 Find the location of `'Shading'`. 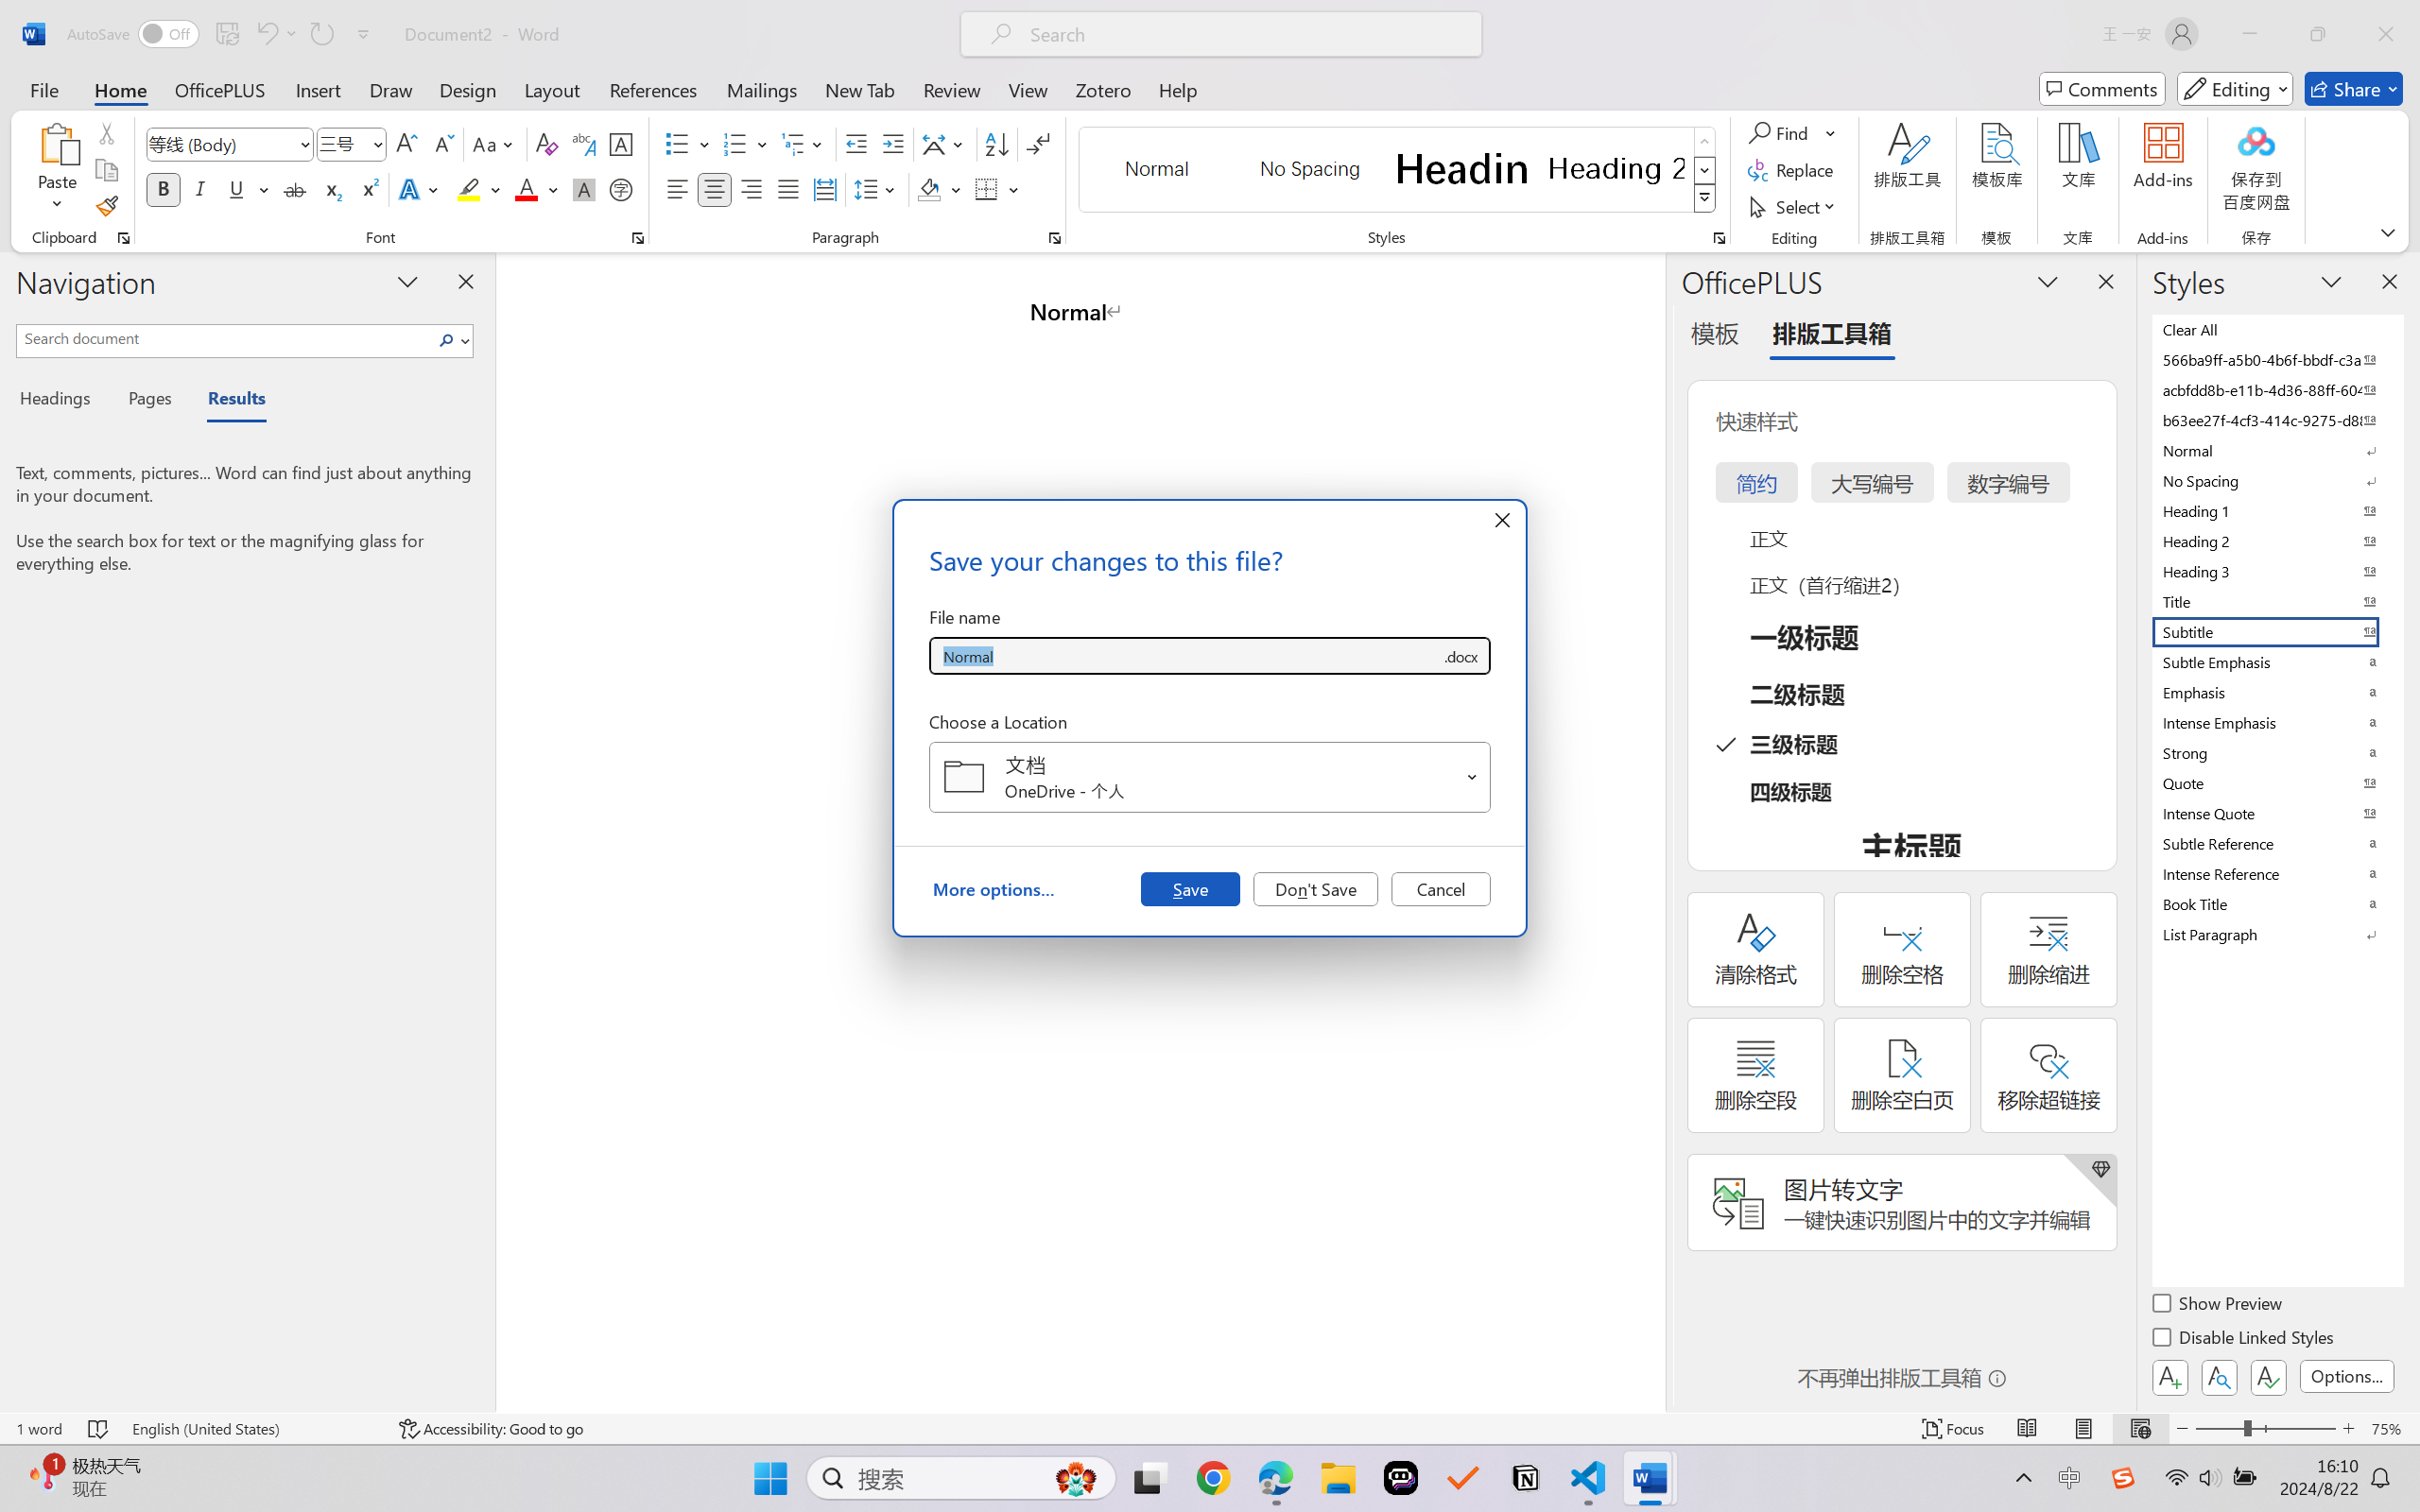

'Shading' is located at coordinates (939, 188).